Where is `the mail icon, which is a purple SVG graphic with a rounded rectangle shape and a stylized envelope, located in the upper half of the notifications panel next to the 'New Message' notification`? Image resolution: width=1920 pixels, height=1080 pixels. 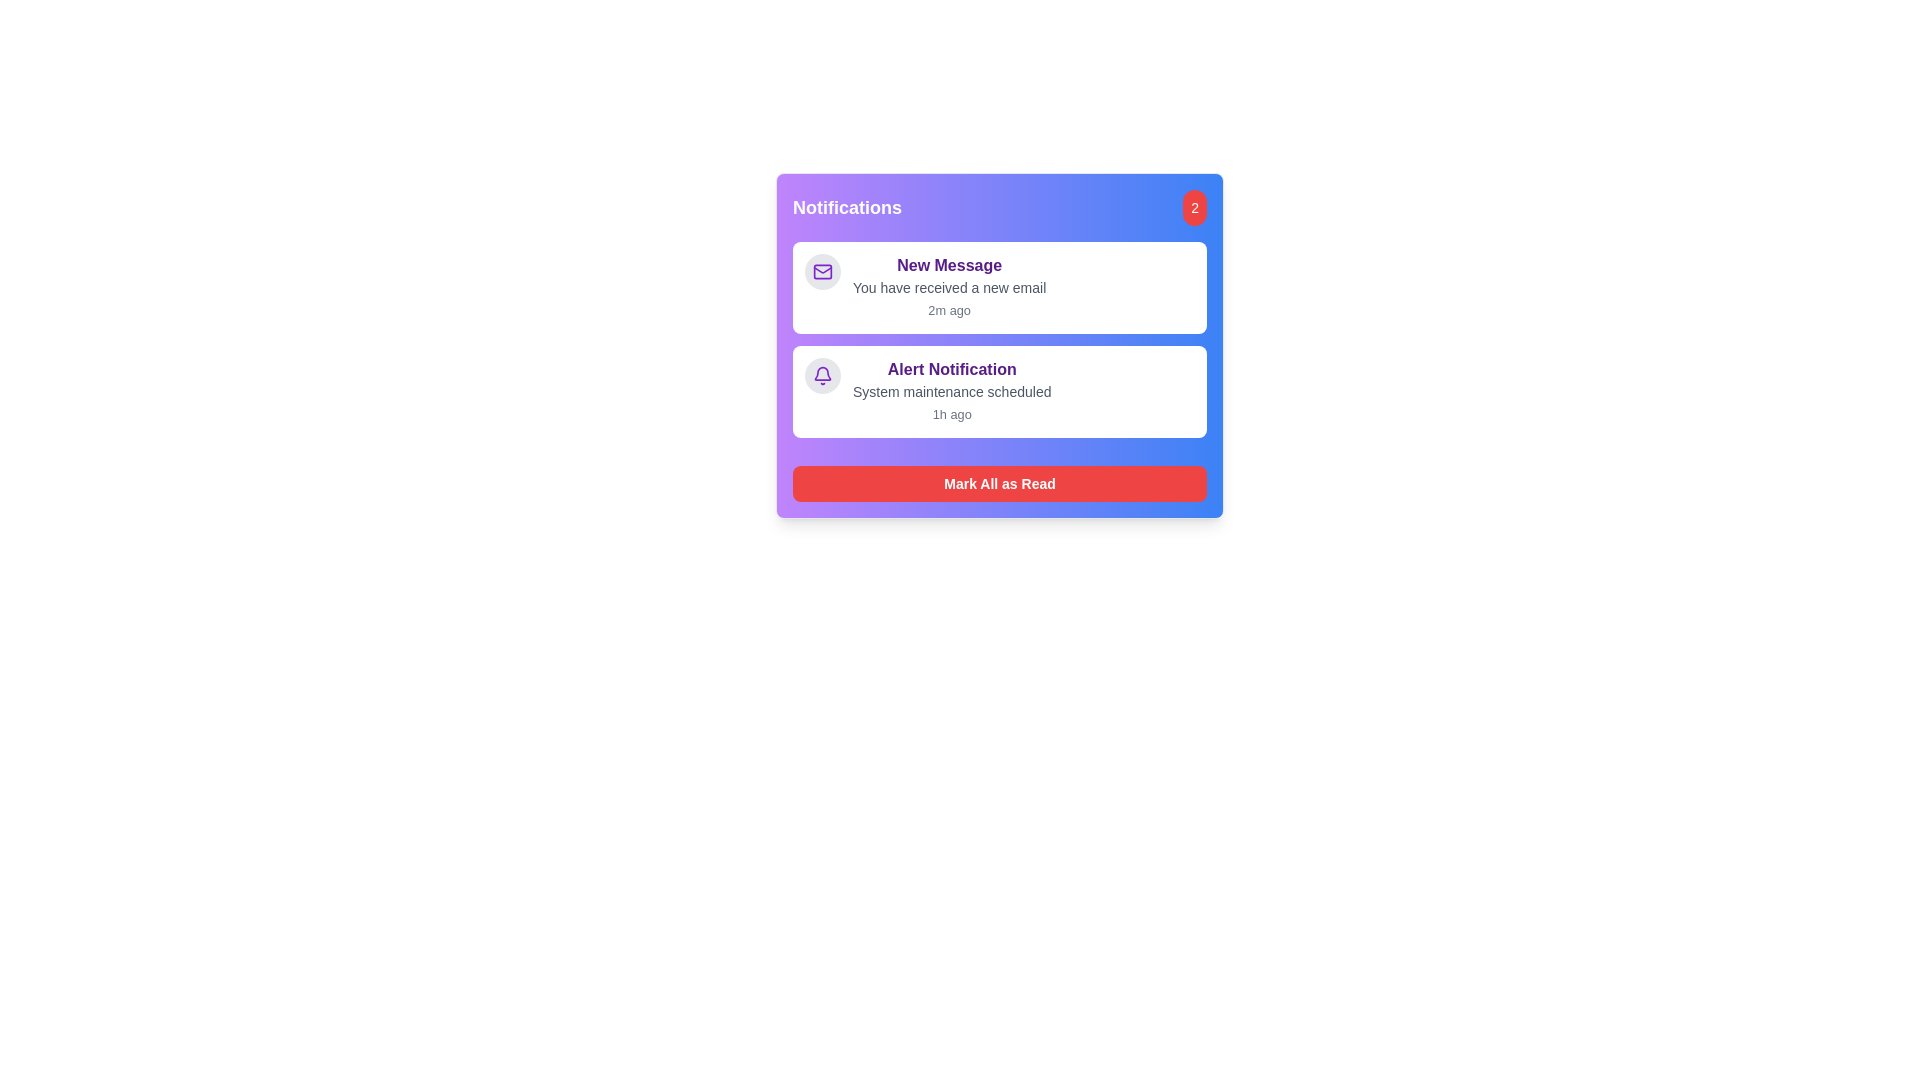 the mail icon, which is a purple SVG graphic with a rounded rectangle shape and a stylized envelope, located in the upper half of the notifications panel next to the 'New Message' notification is located at coordinates (822, 272).